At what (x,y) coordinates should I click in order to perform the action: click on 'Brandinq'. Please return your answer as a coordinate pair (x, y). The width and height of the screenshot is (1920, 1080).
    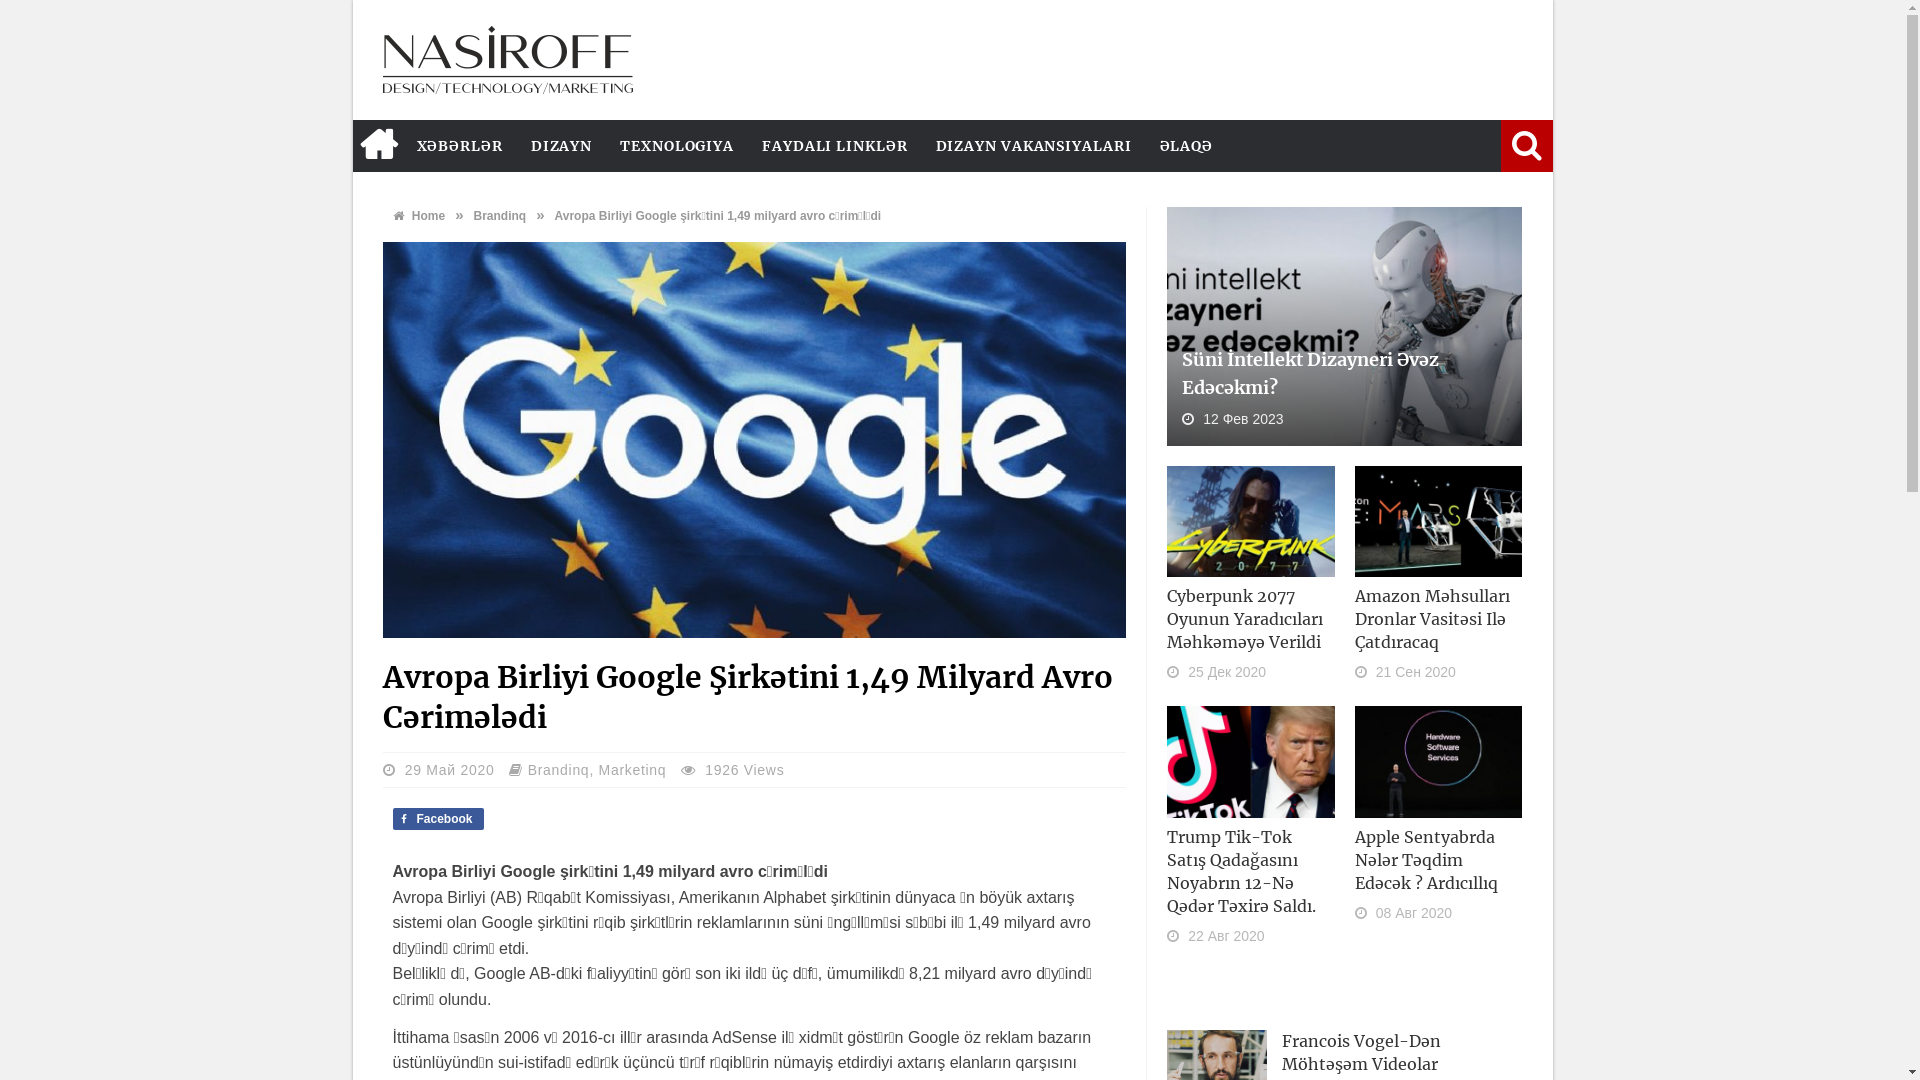
    Looking at the image, I should click on (500, 216).